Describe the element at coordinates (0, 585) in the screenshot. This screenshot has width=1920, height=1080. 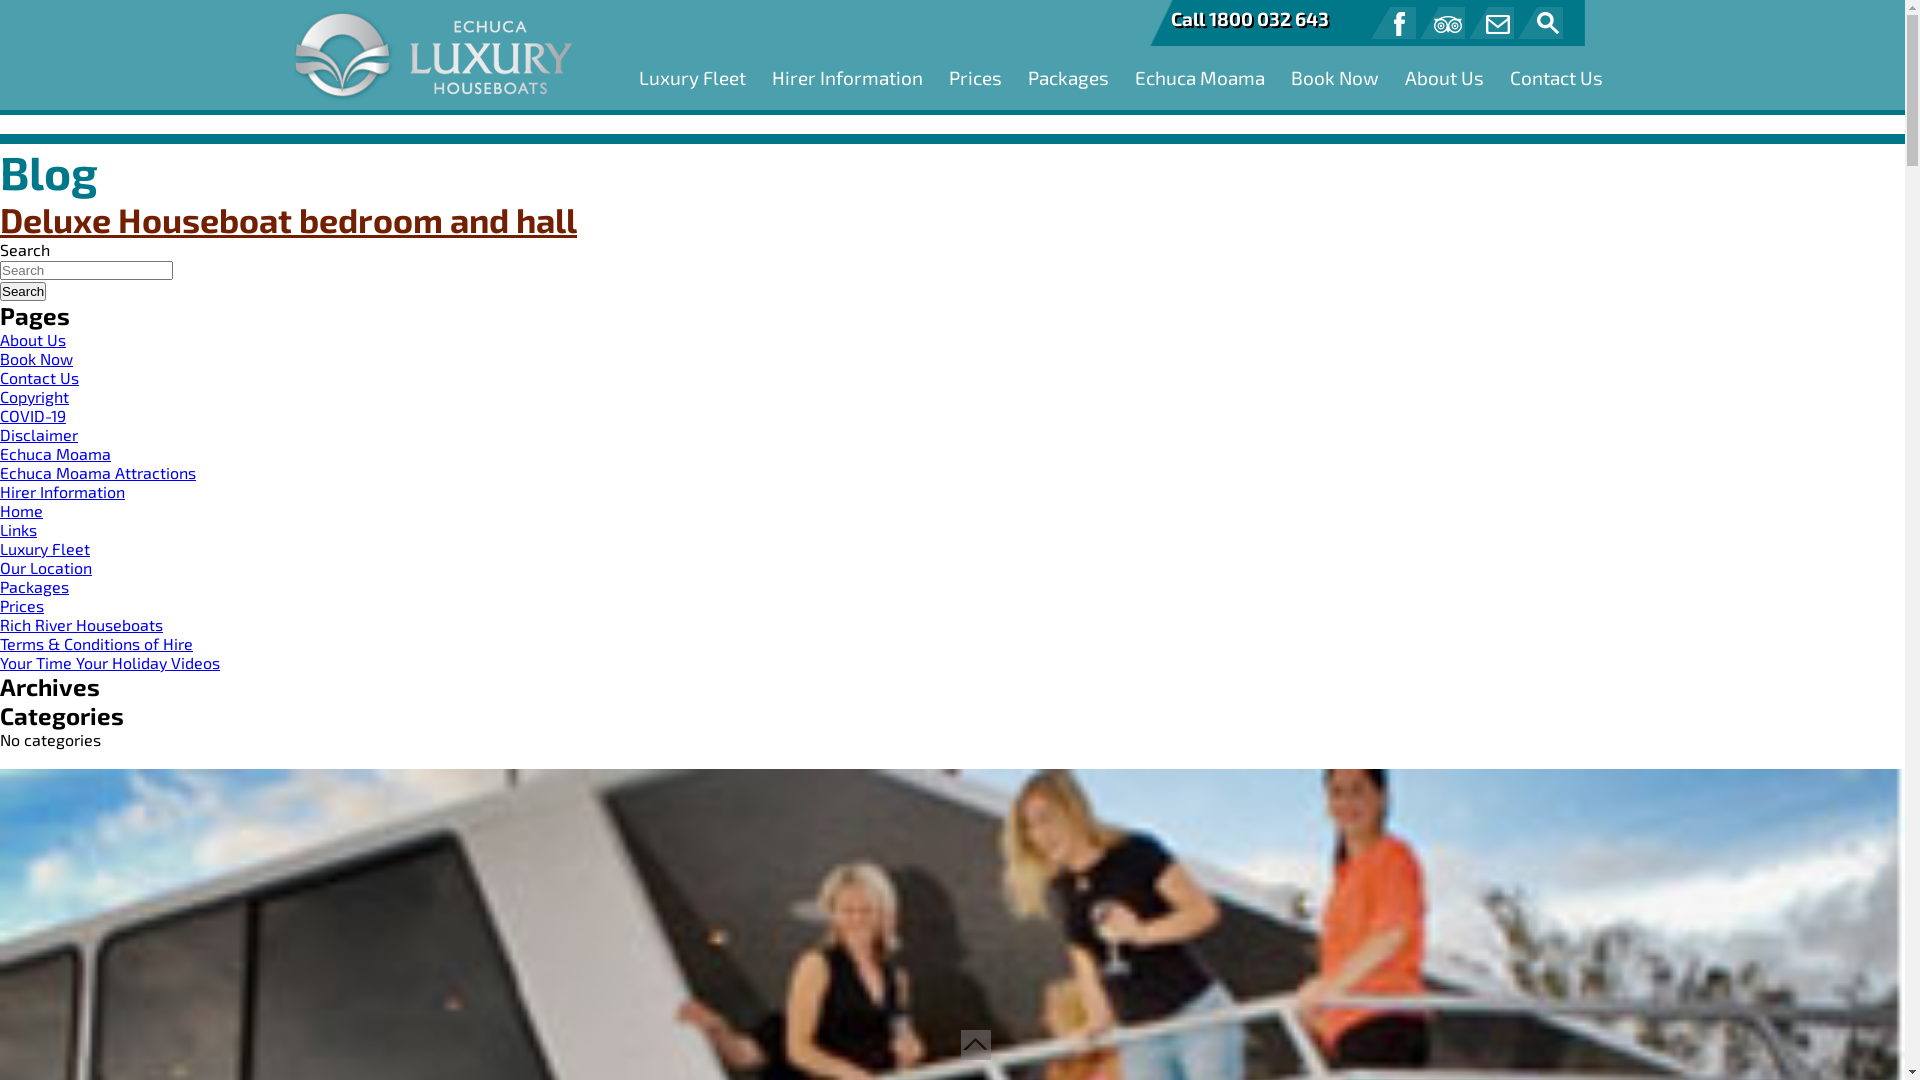
I see `'Packages'` at that location.